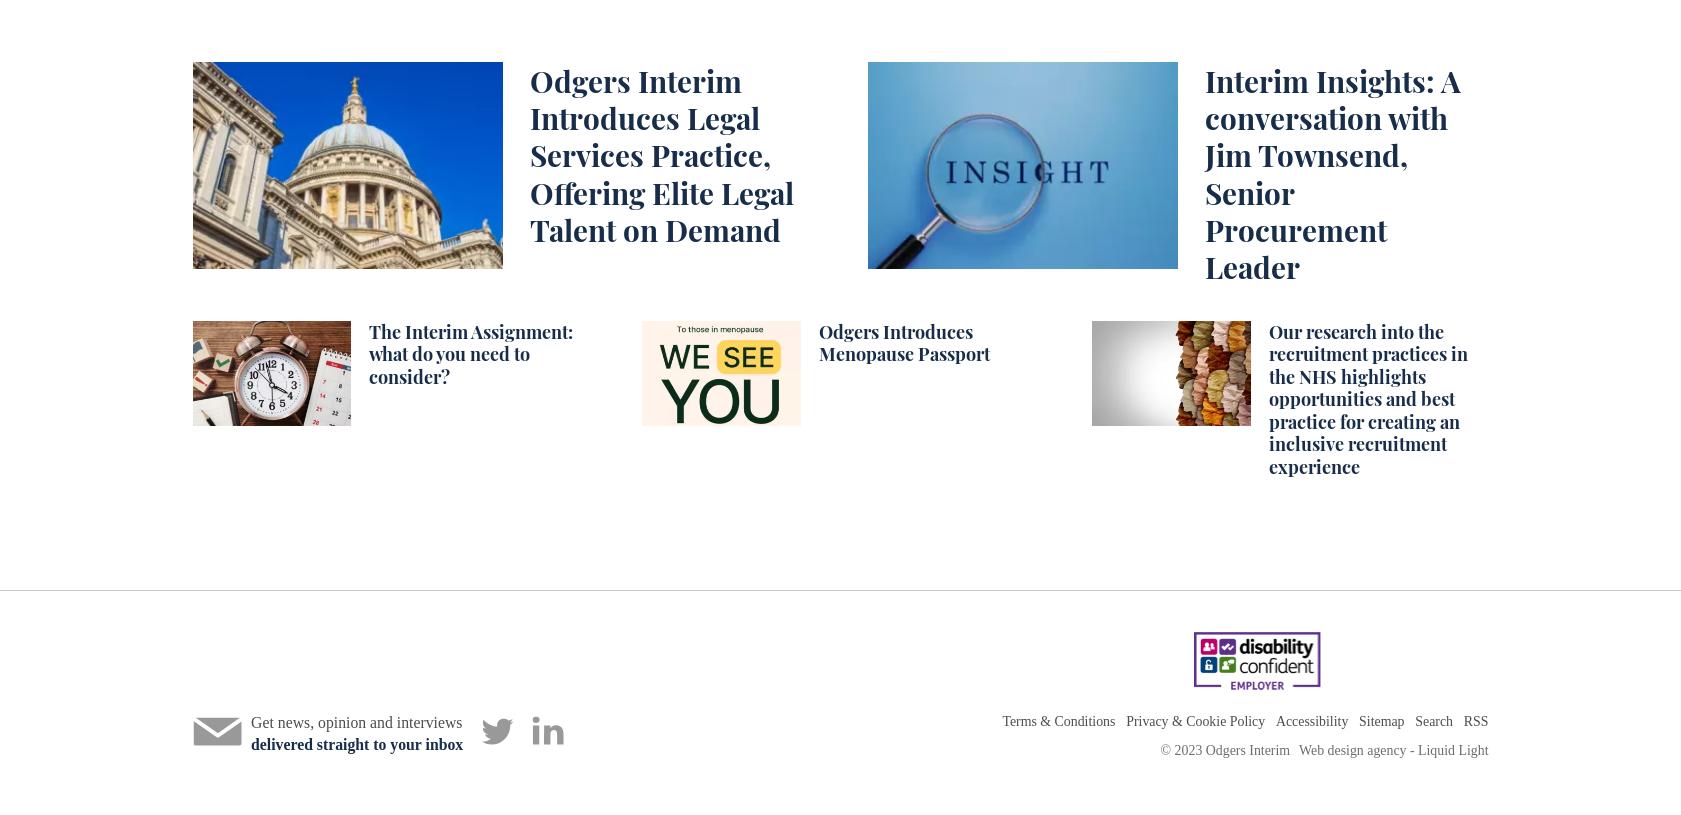  What do you see at coordinates (1381, 720) in the screenshot?
I see `'Sitemap'` at bounding box center [1381, 720].